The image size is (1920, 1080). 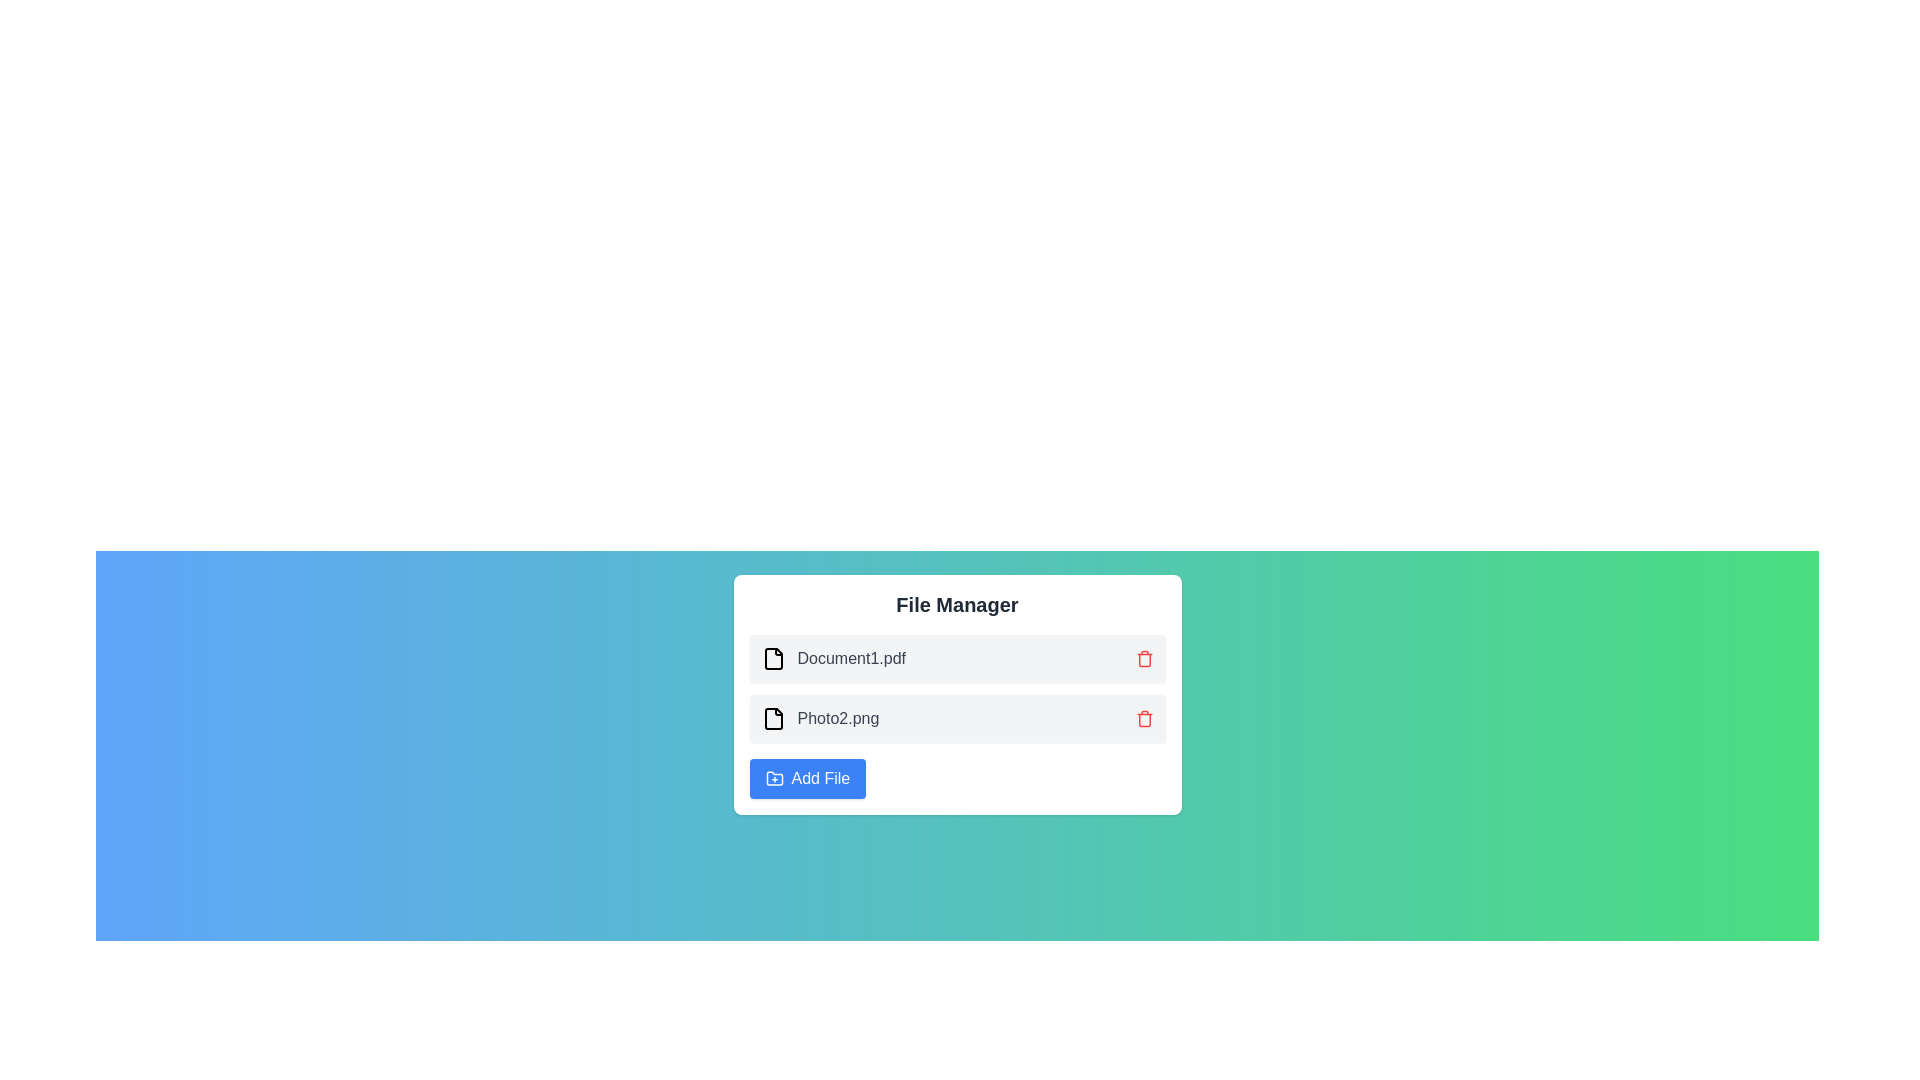 I want to click on the document icon with a folded top-right corner located next to the file name 'Photo2.png' in the file management interface, so click(x=772, y=717).